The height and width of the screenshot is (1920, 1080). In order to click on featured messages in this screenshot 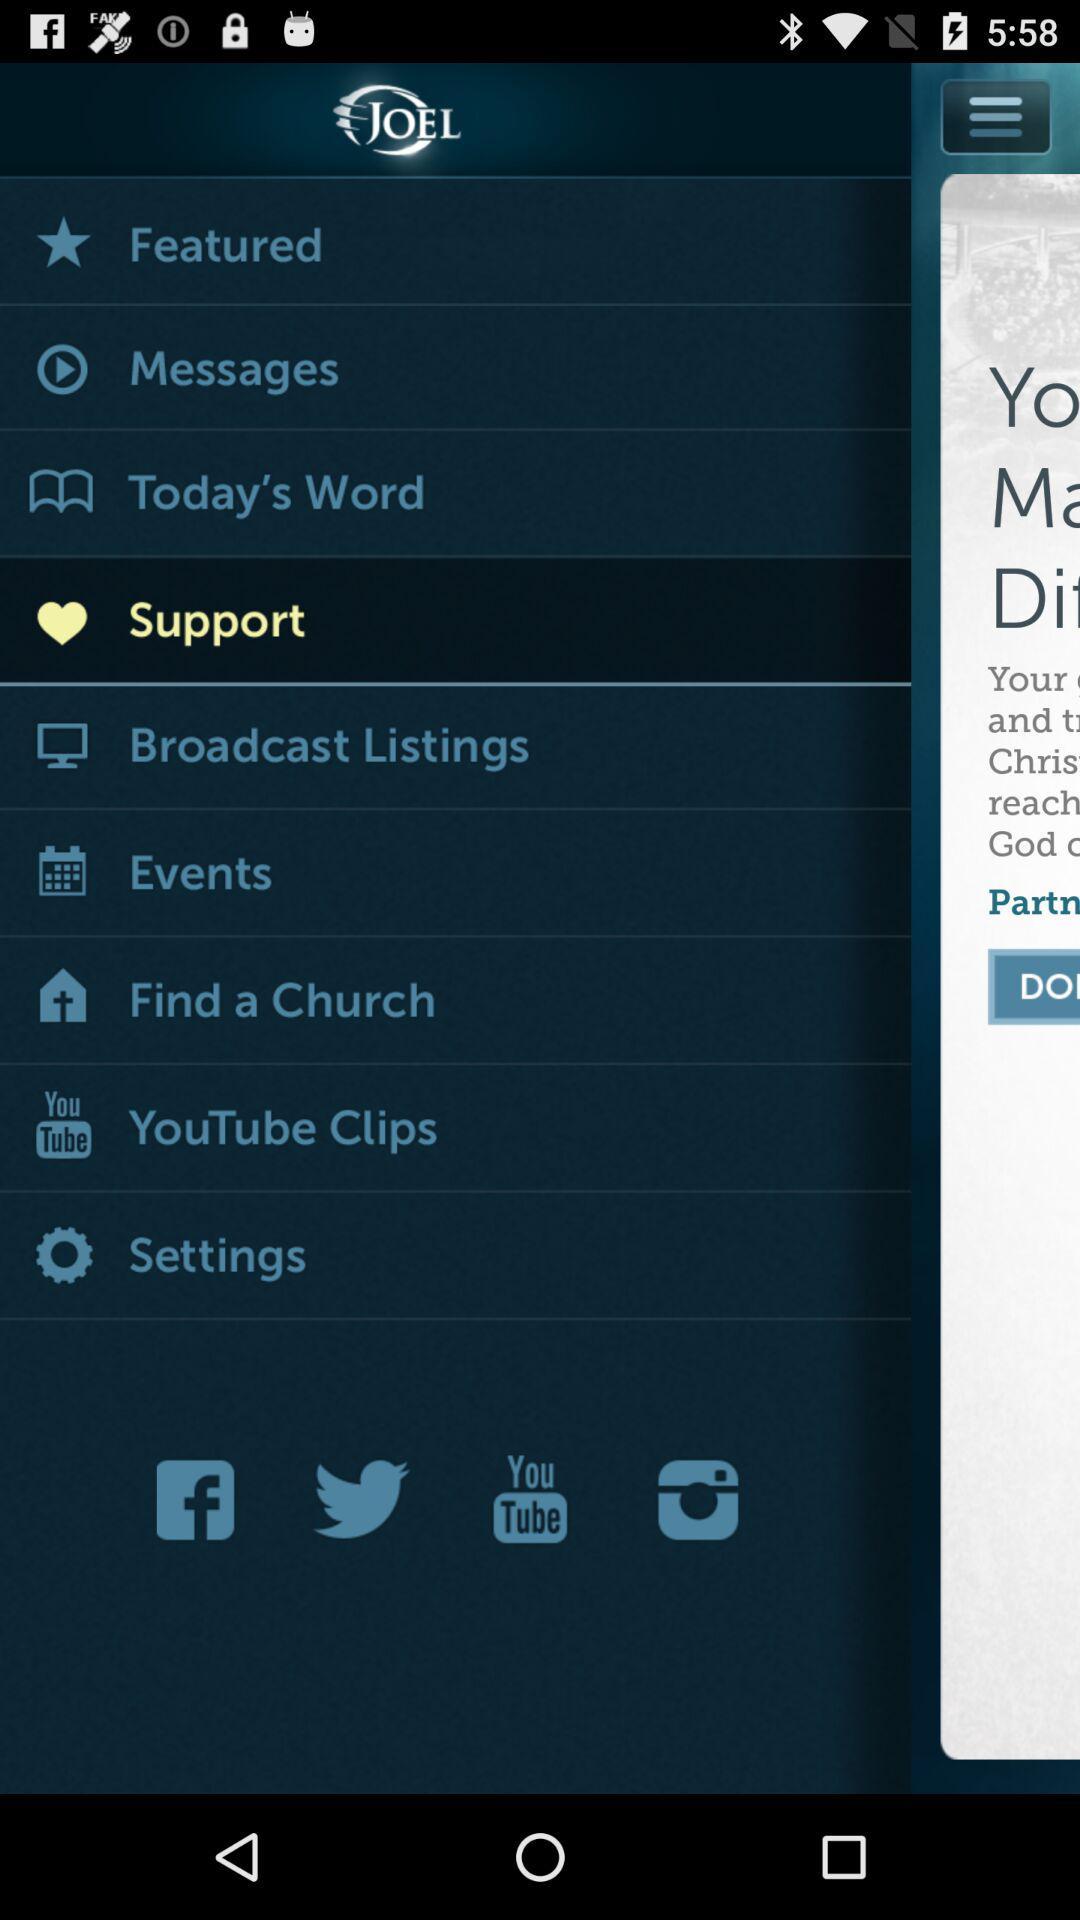, I will do `click(455, 241)`.